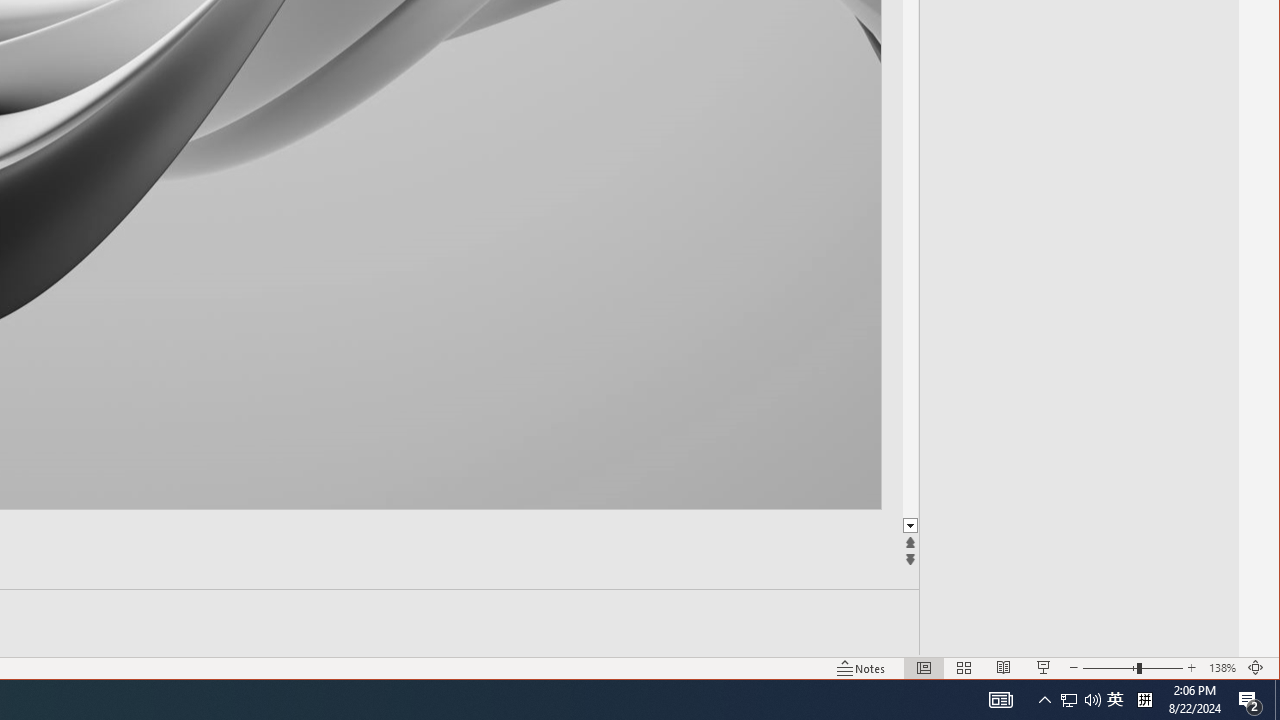  I want to click on 'Reading View', so click(1004, 668).